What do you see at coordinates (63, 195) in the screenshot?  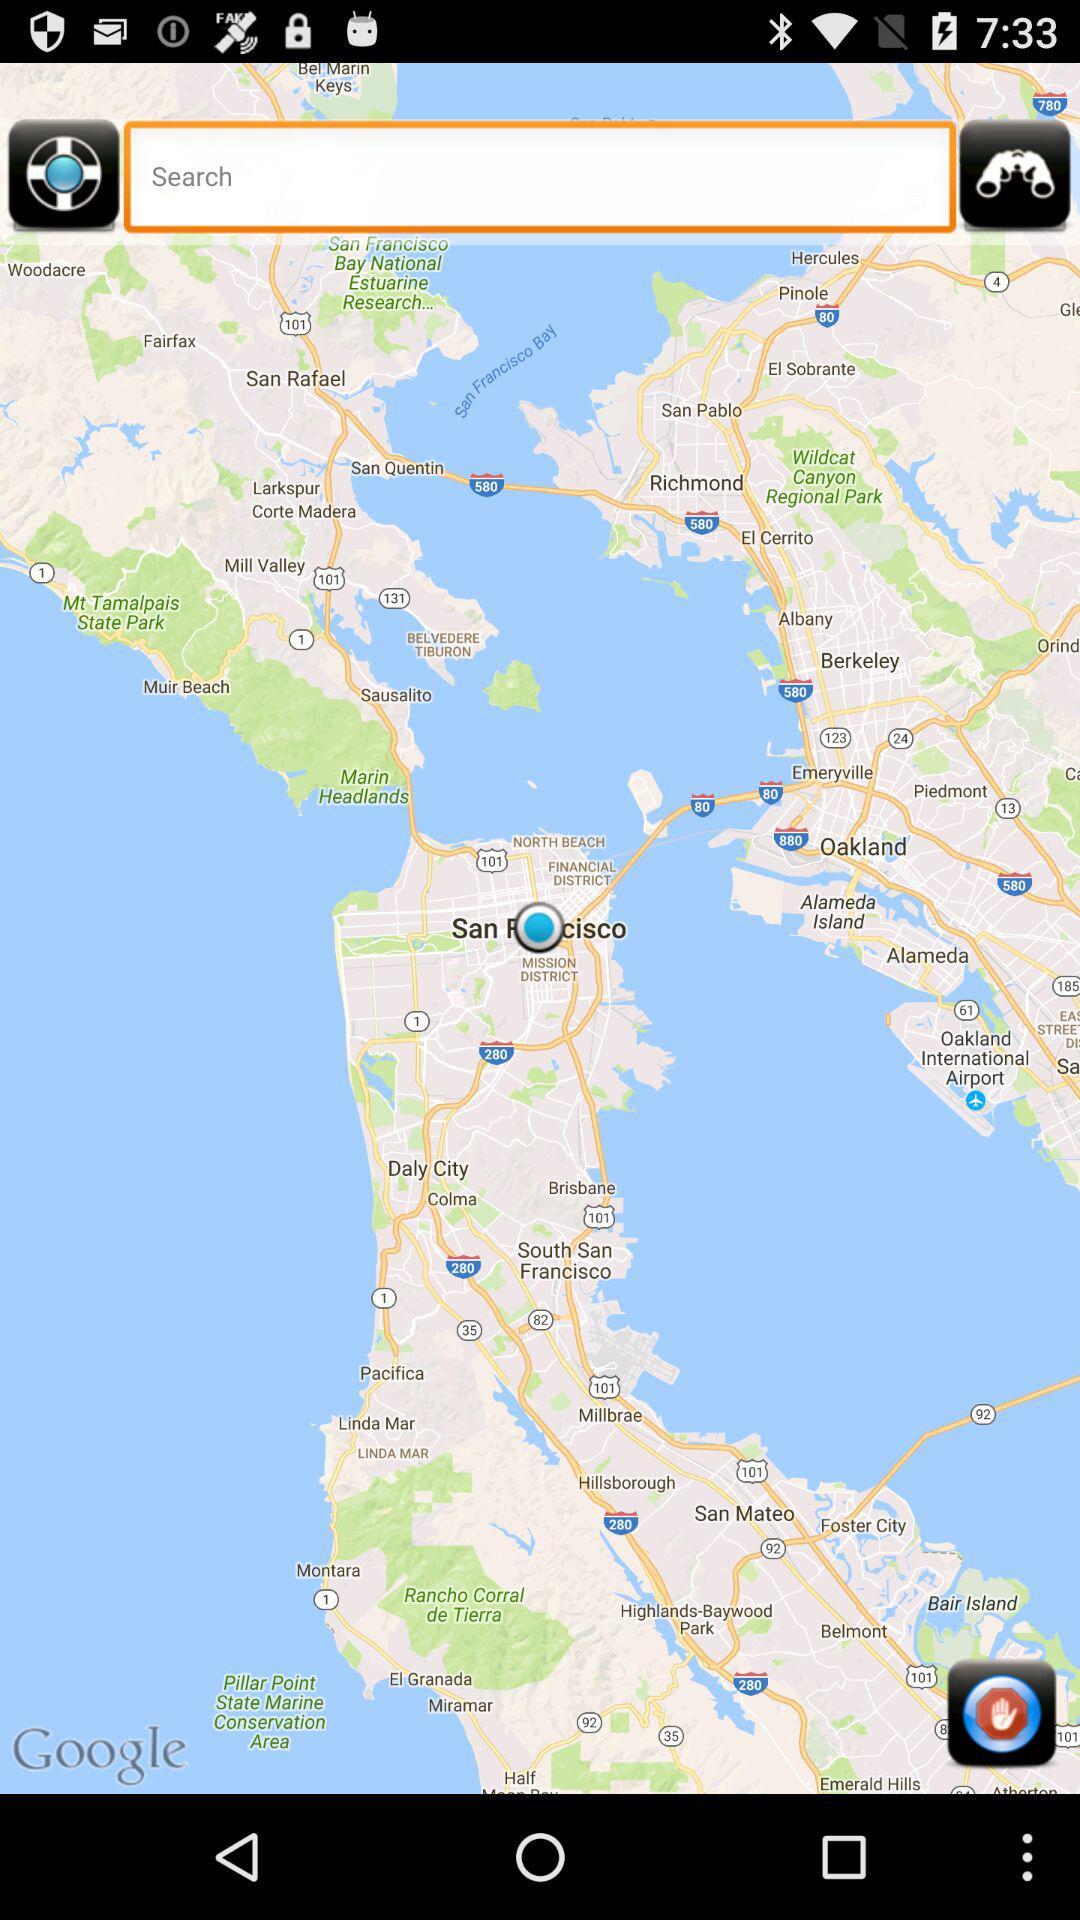 I see `the location_crosshair icon` at bounding box center [63, 195].